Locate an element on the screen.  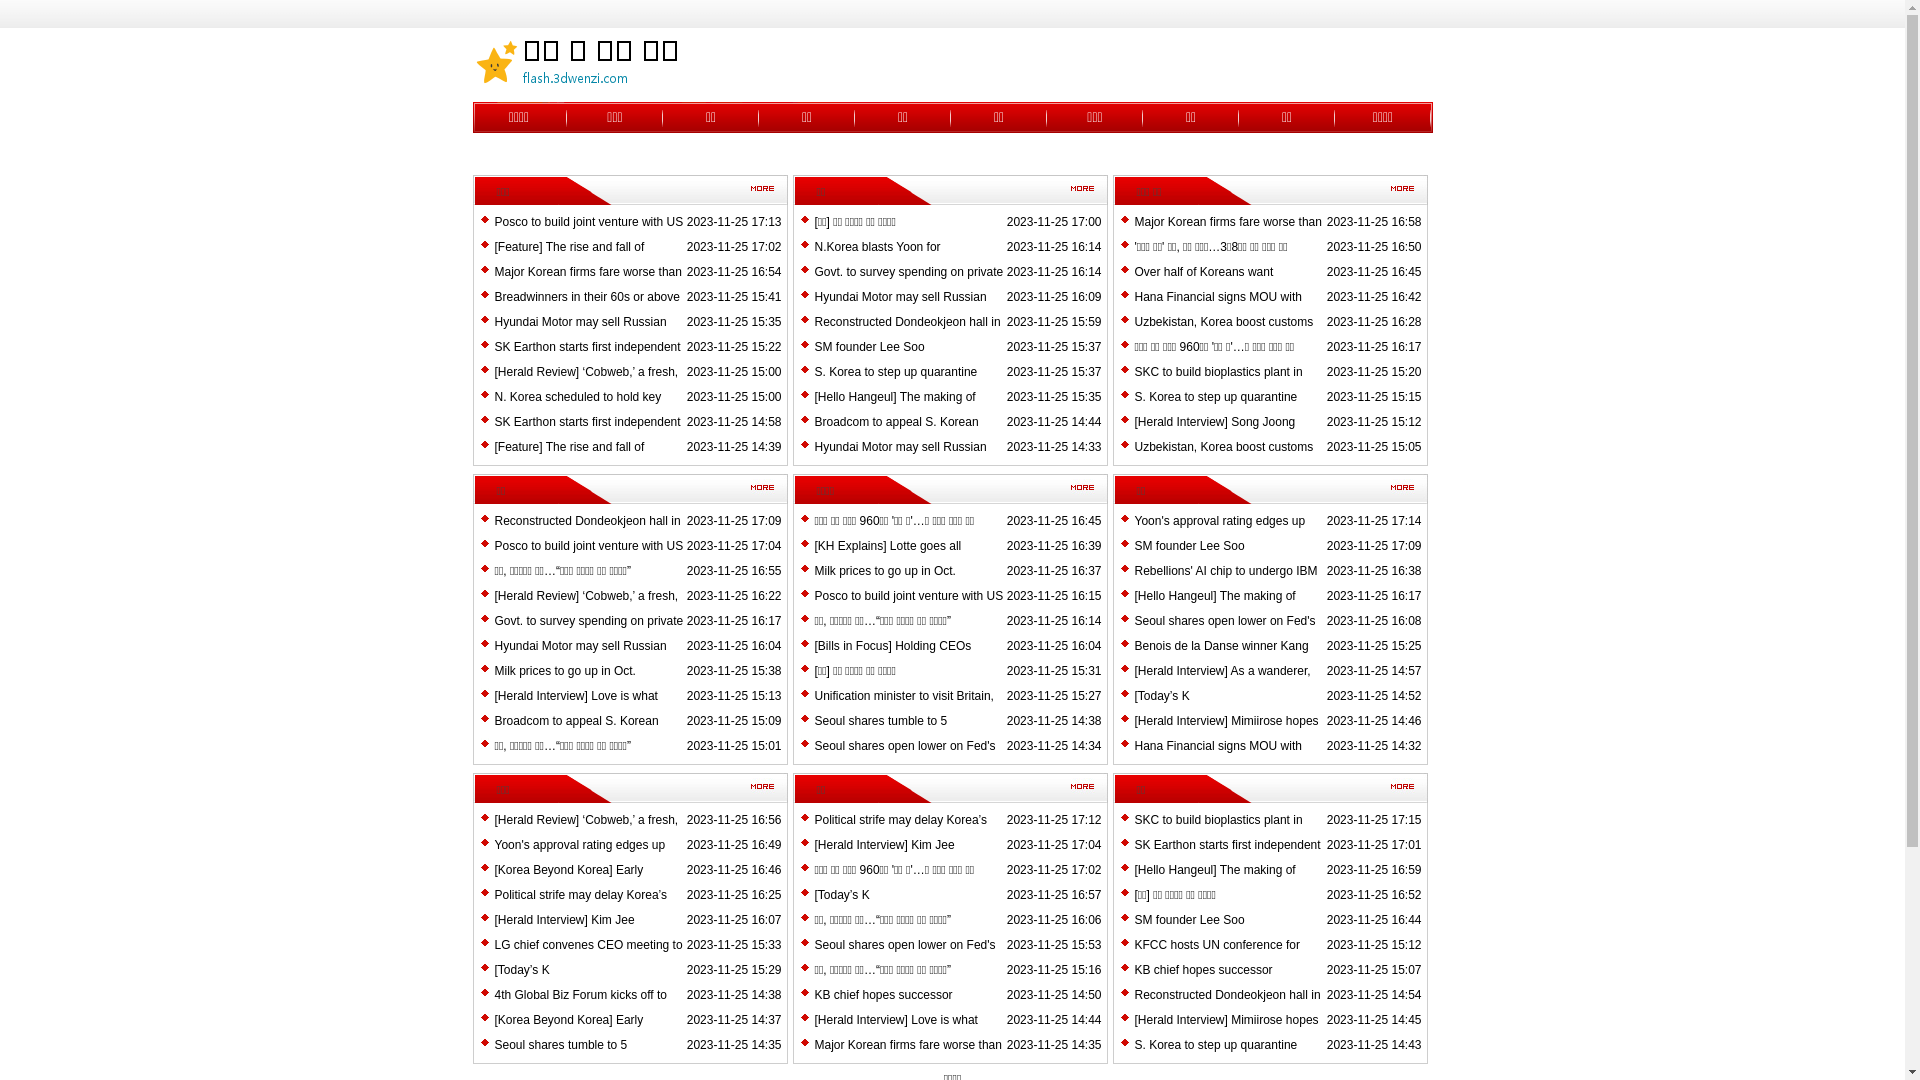
'Major Korean firms fare worse than US counterparts in H1' is located at coordinates (814, 1055).